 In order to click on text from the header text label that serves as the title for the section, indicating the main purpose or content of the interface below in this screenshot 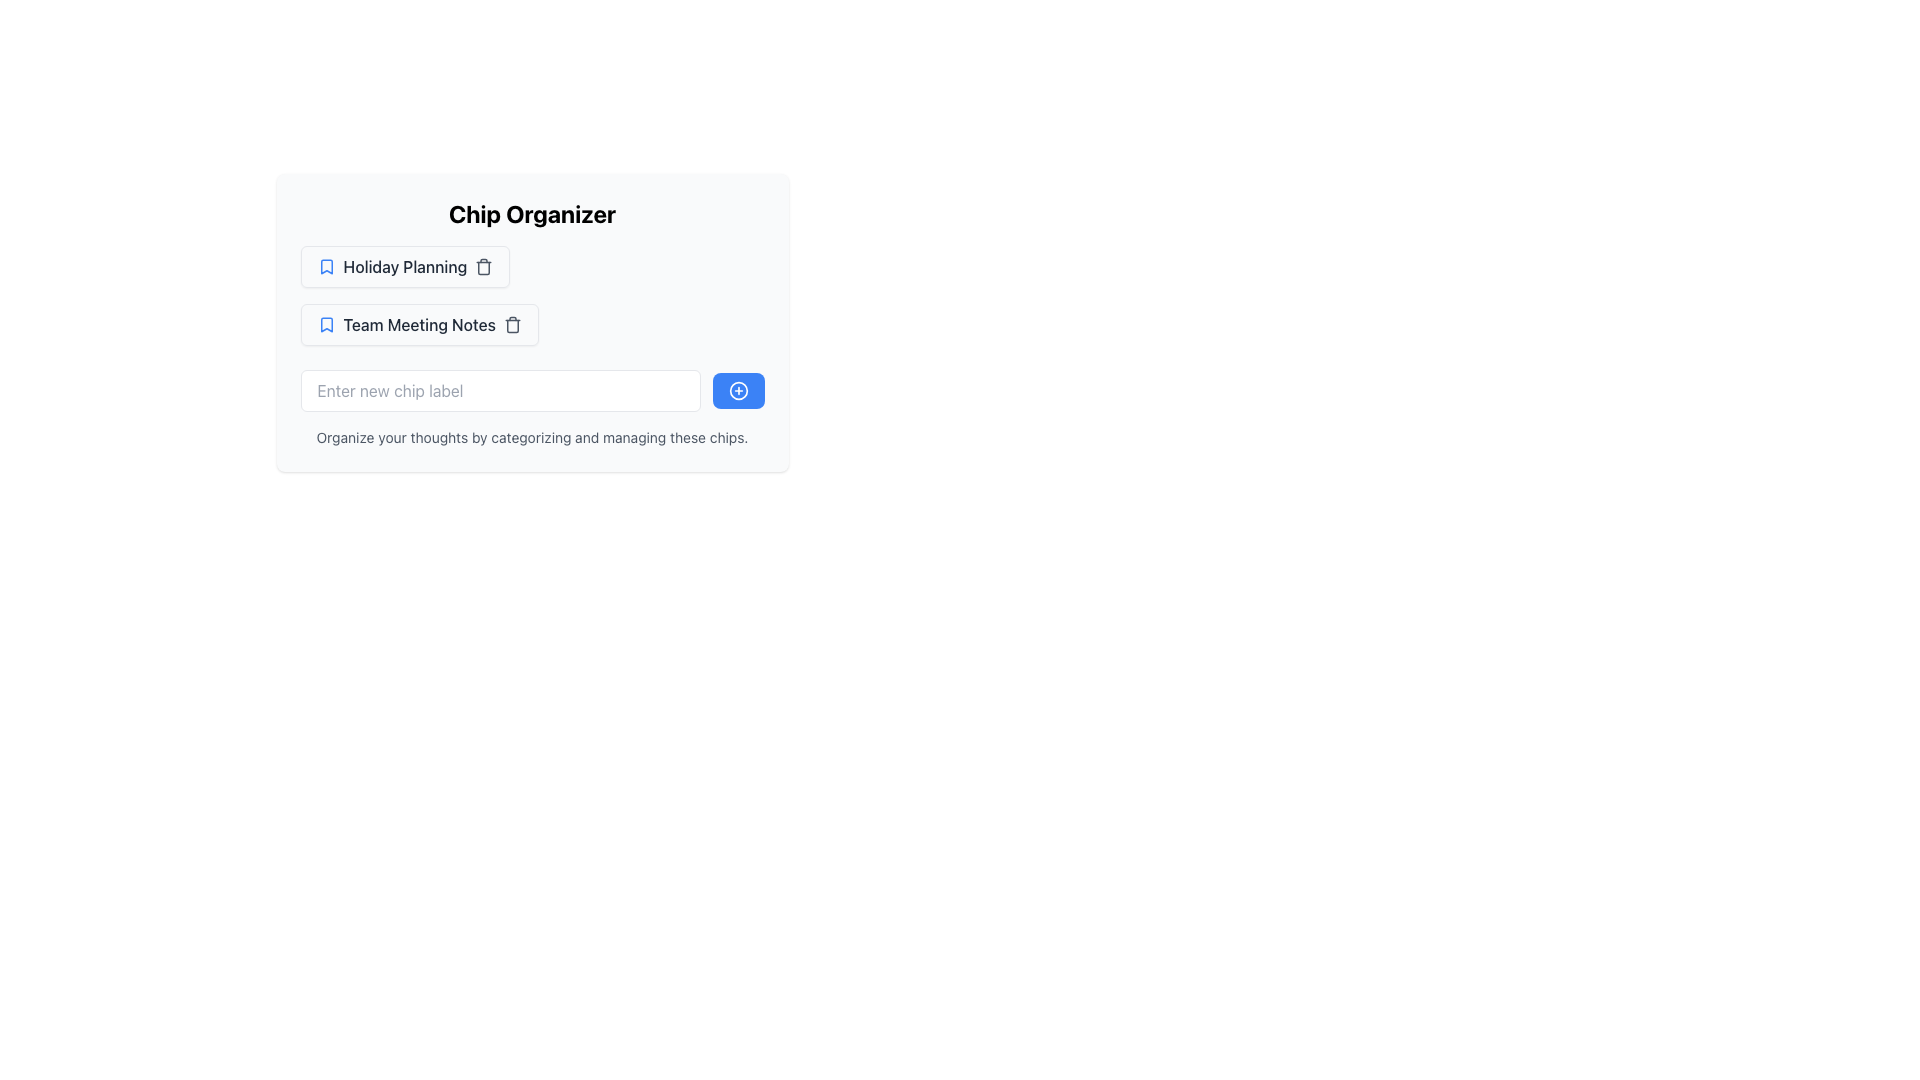, I will do `click(532, 213)`.